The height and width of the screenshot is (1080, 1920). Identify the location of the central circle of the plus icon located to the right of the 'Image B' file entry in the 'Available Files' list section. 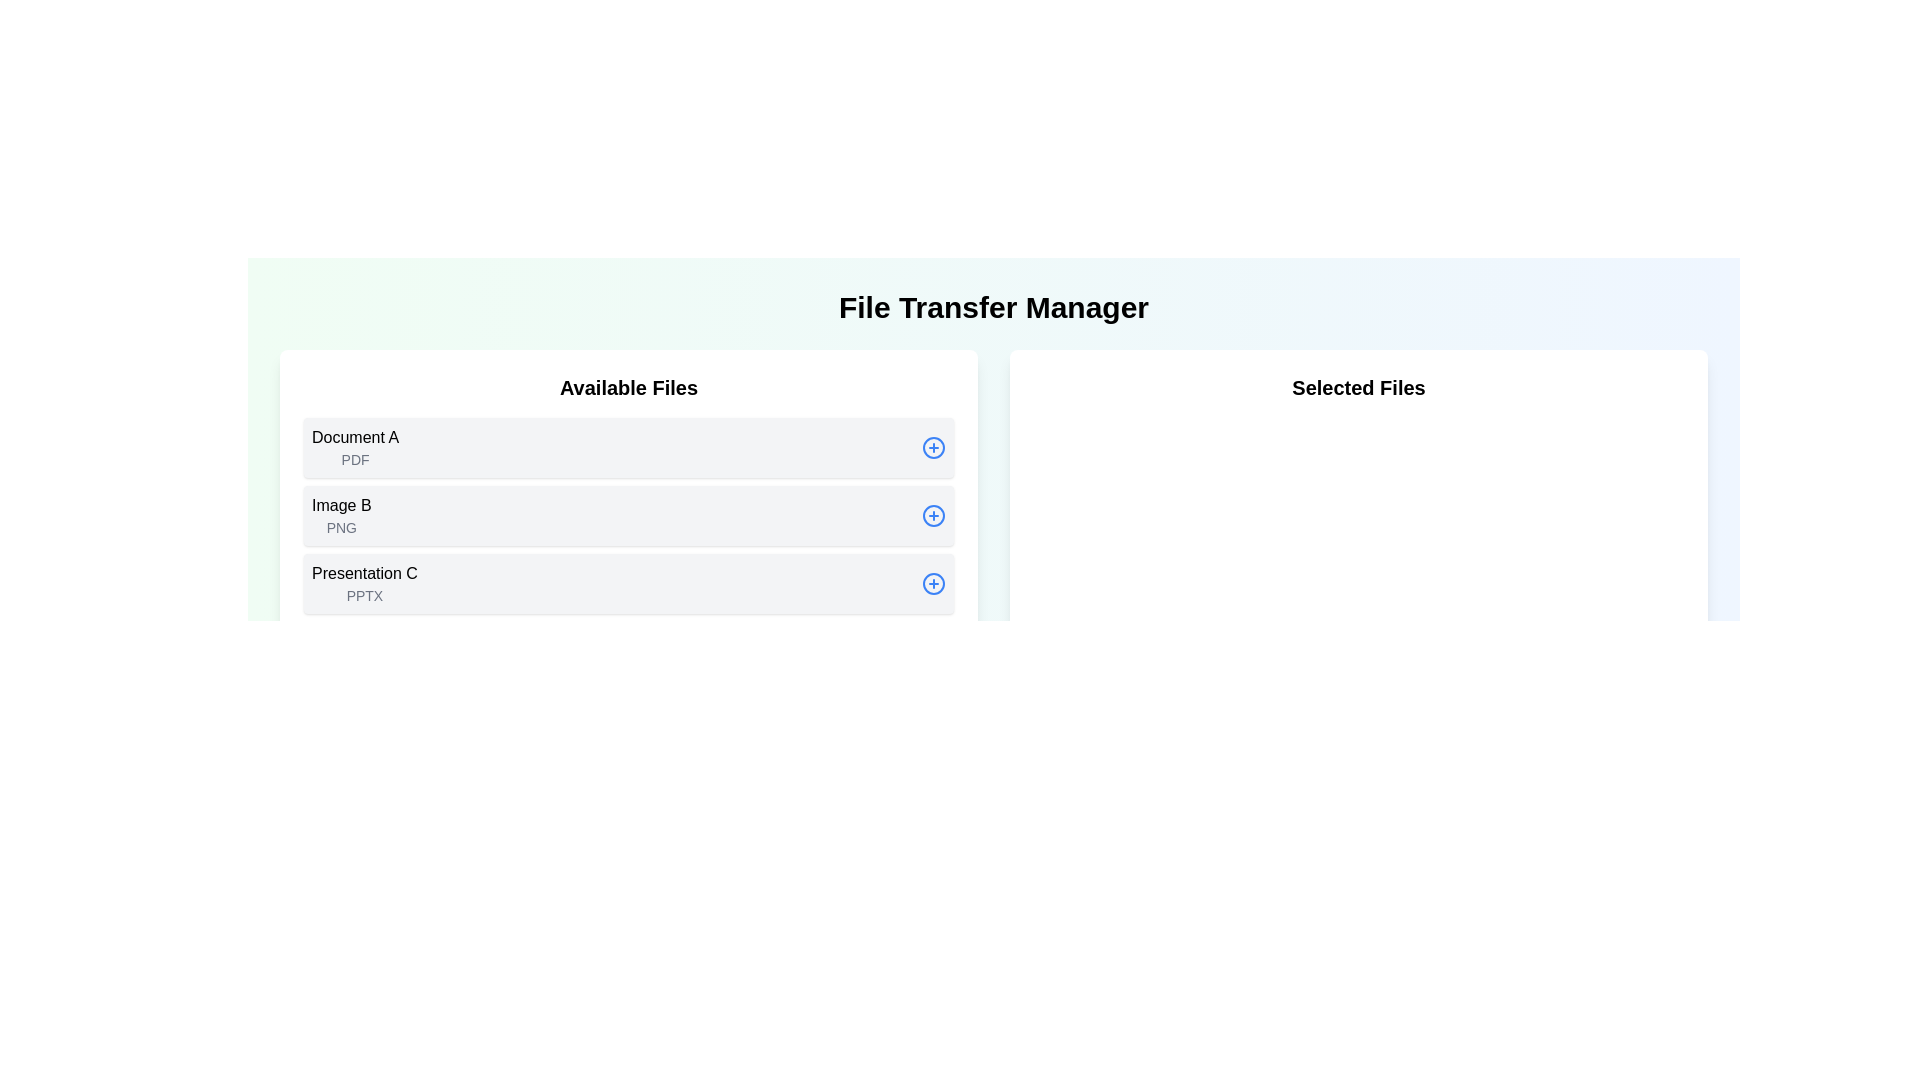
(933, 515).